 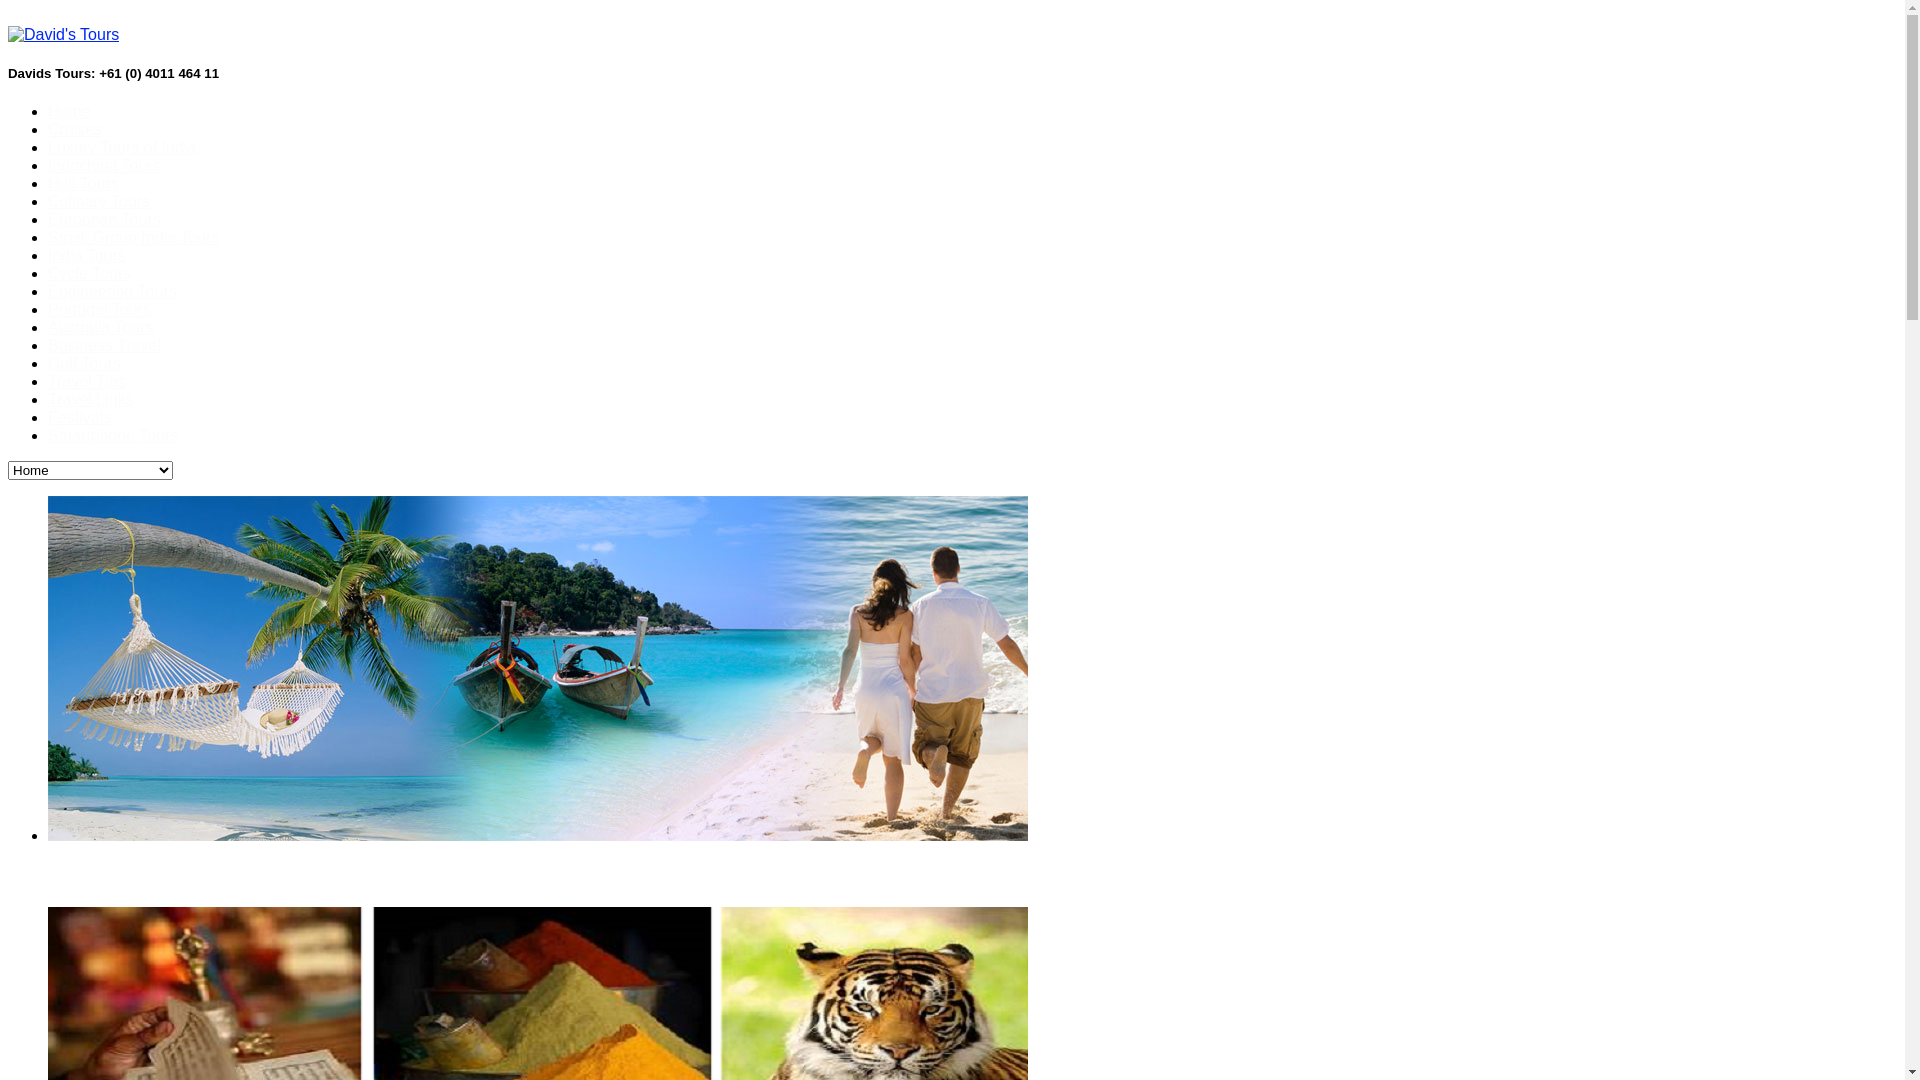 What do you see at coordinates (111, 291) in the screenshot?
I see `'Engineering Tours'` at bounding box center [111, 291].